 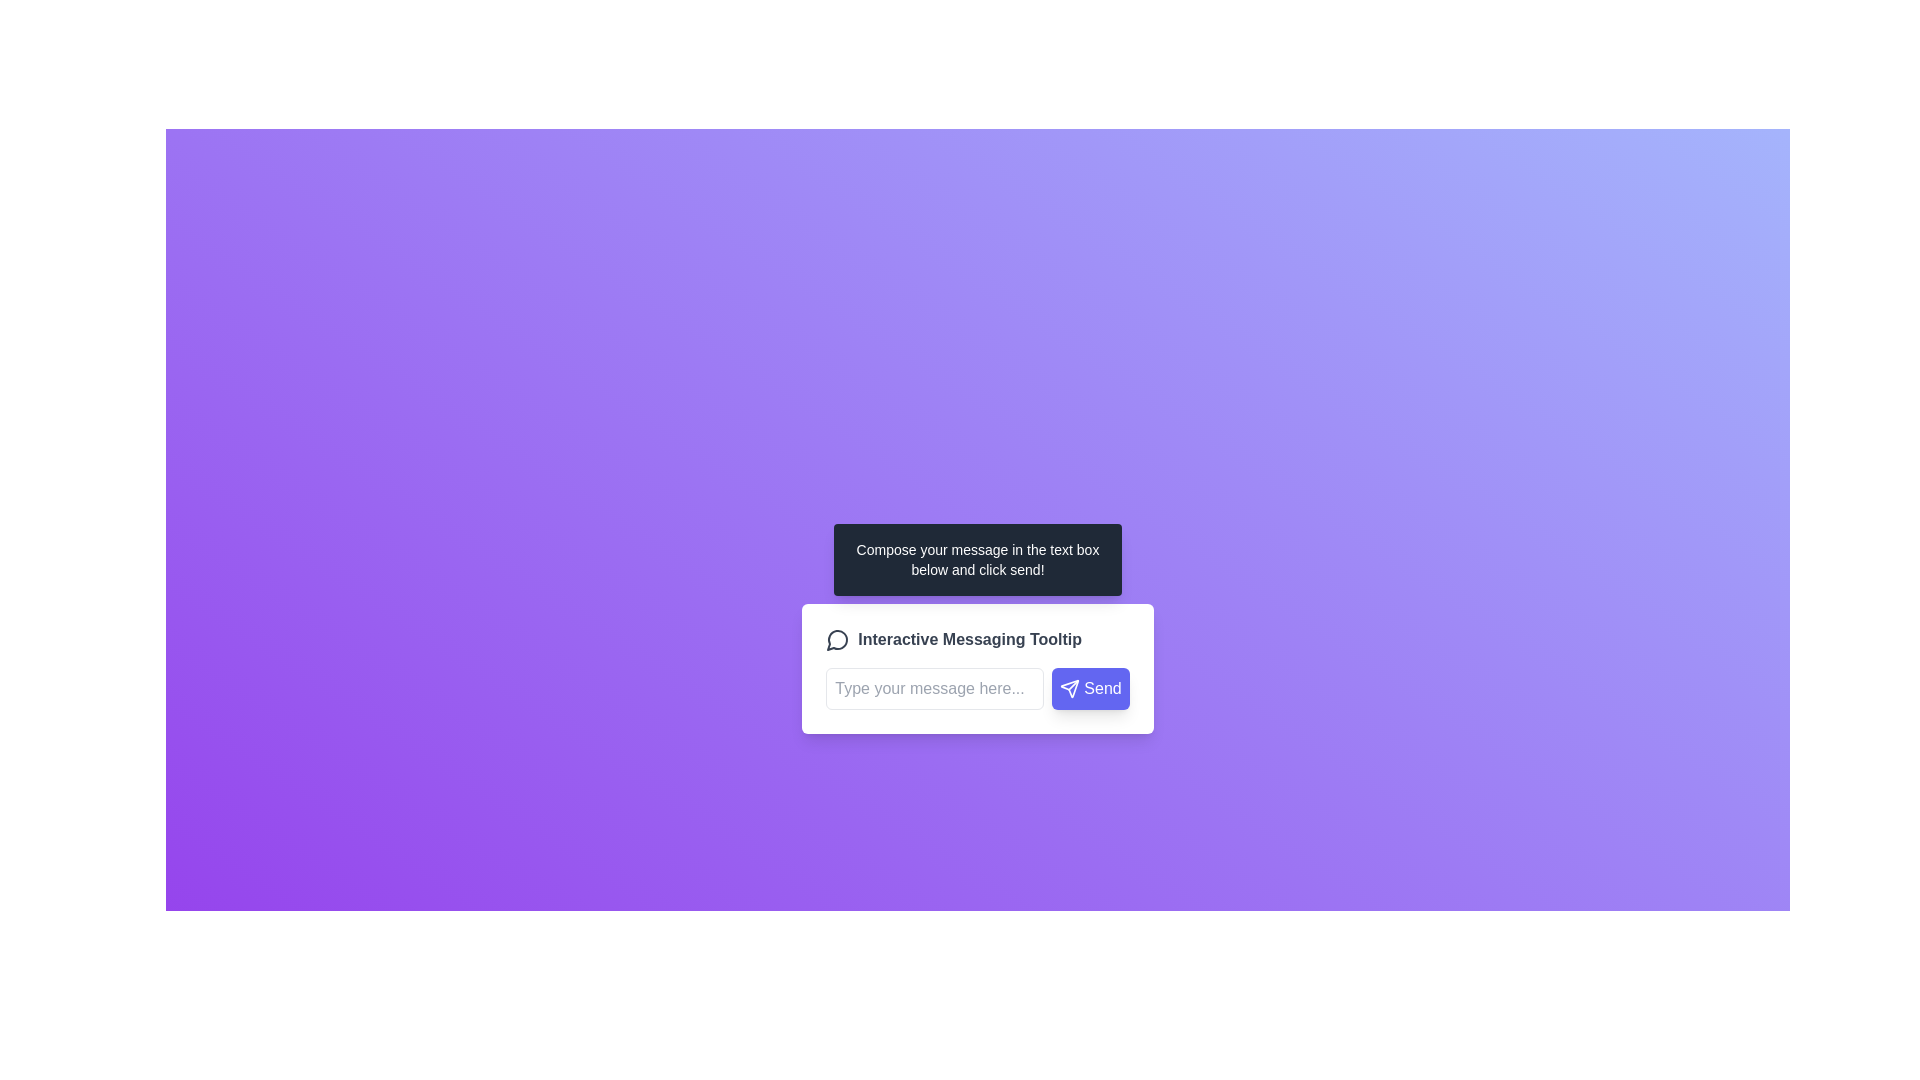 What do you see at coordinates (978, 559) in the screenshot?
I see `the tooltip dialog that instructs 'Compose your message in the text box below and click send!' to read the instruction` at bounding box center [978, 559].